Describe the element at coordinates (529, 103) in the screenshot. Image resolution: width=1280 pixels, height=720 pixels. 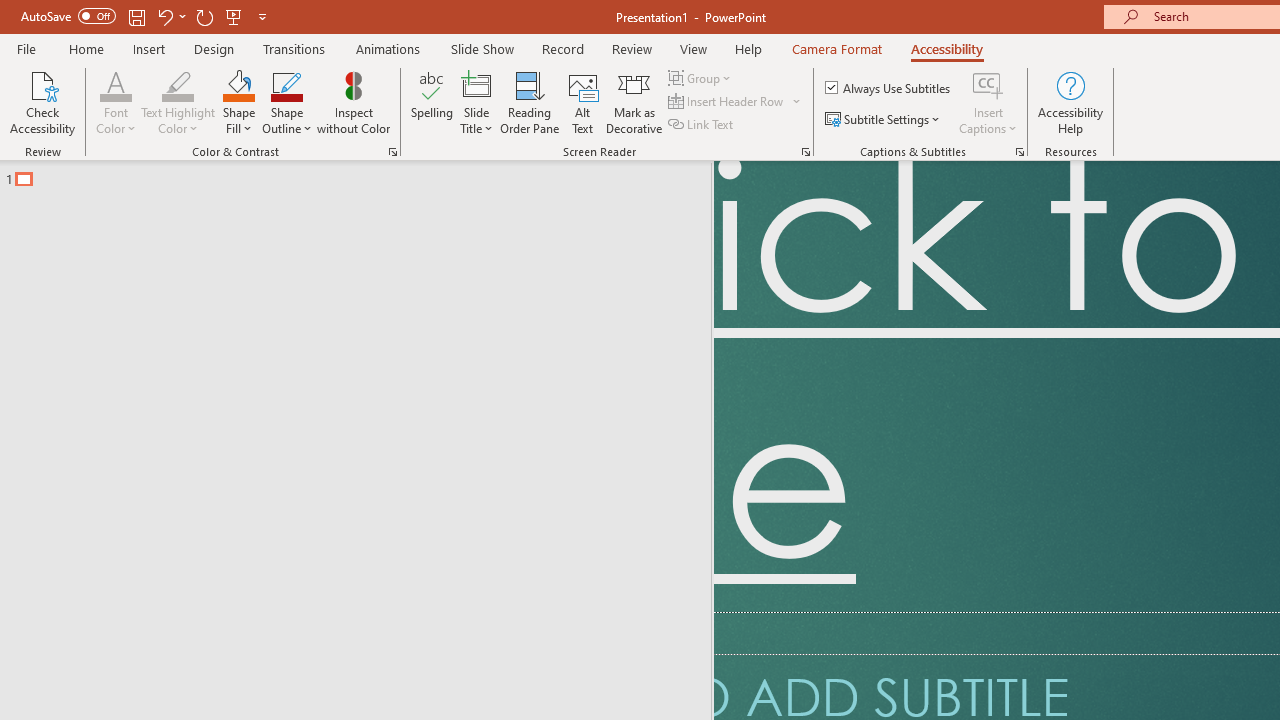
I see `'Reading Order Pane'` at that location.